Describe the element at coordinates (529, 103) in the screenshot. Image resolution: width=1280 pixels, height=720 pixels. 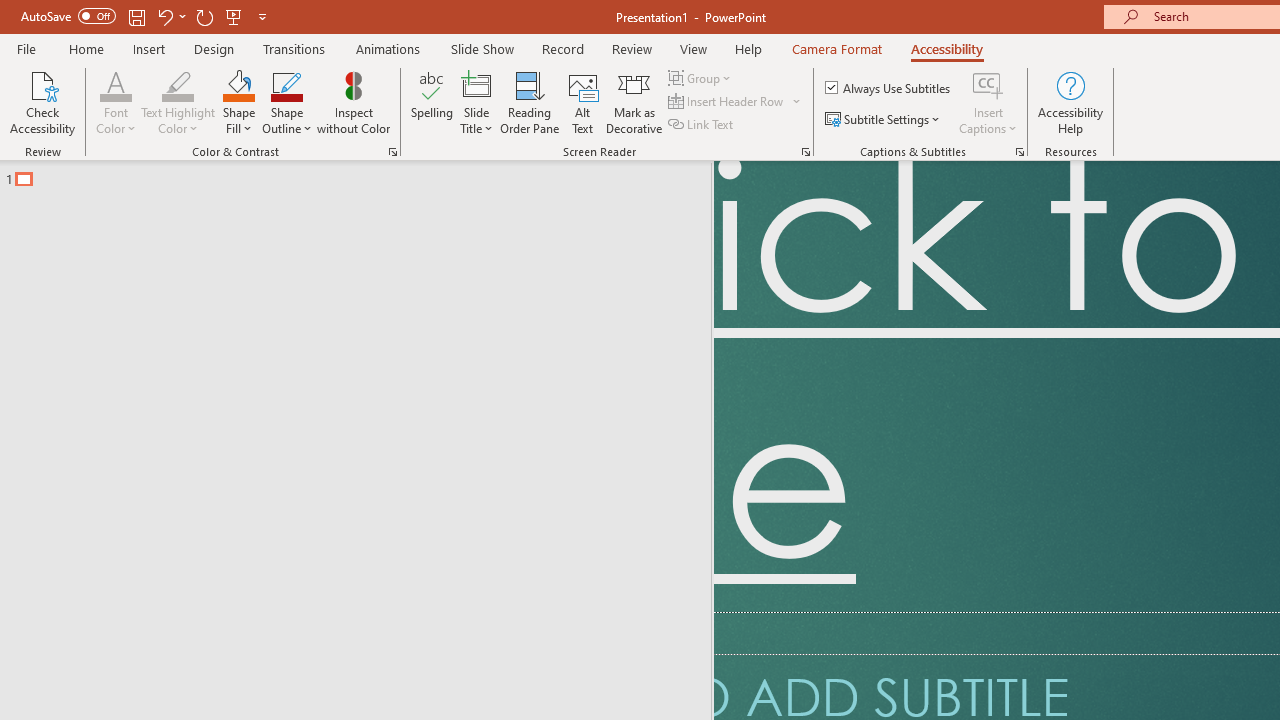
I see `'Reading Order Pane'` at that location.